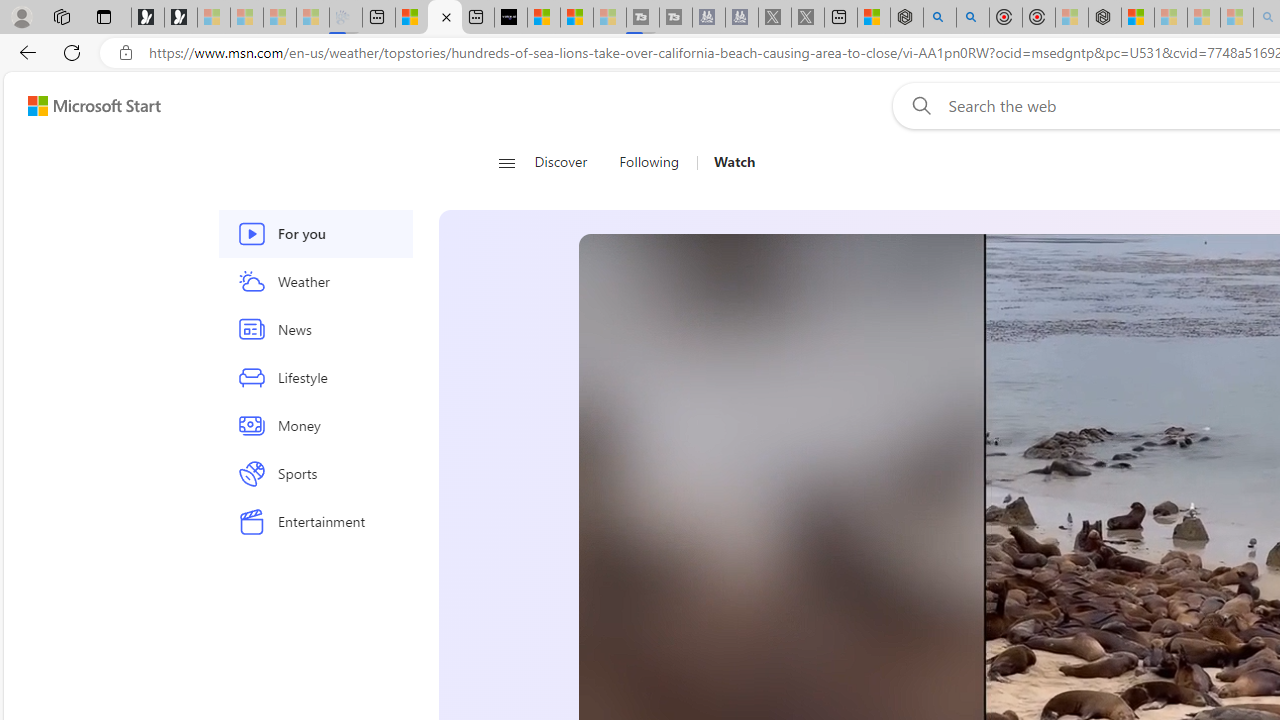 This screenshot has height=720, width=1280. What do you see at coordinates (506, 162) in the screenshot?
I see `'Open navigation menu'` at bounding box center [506, 162].